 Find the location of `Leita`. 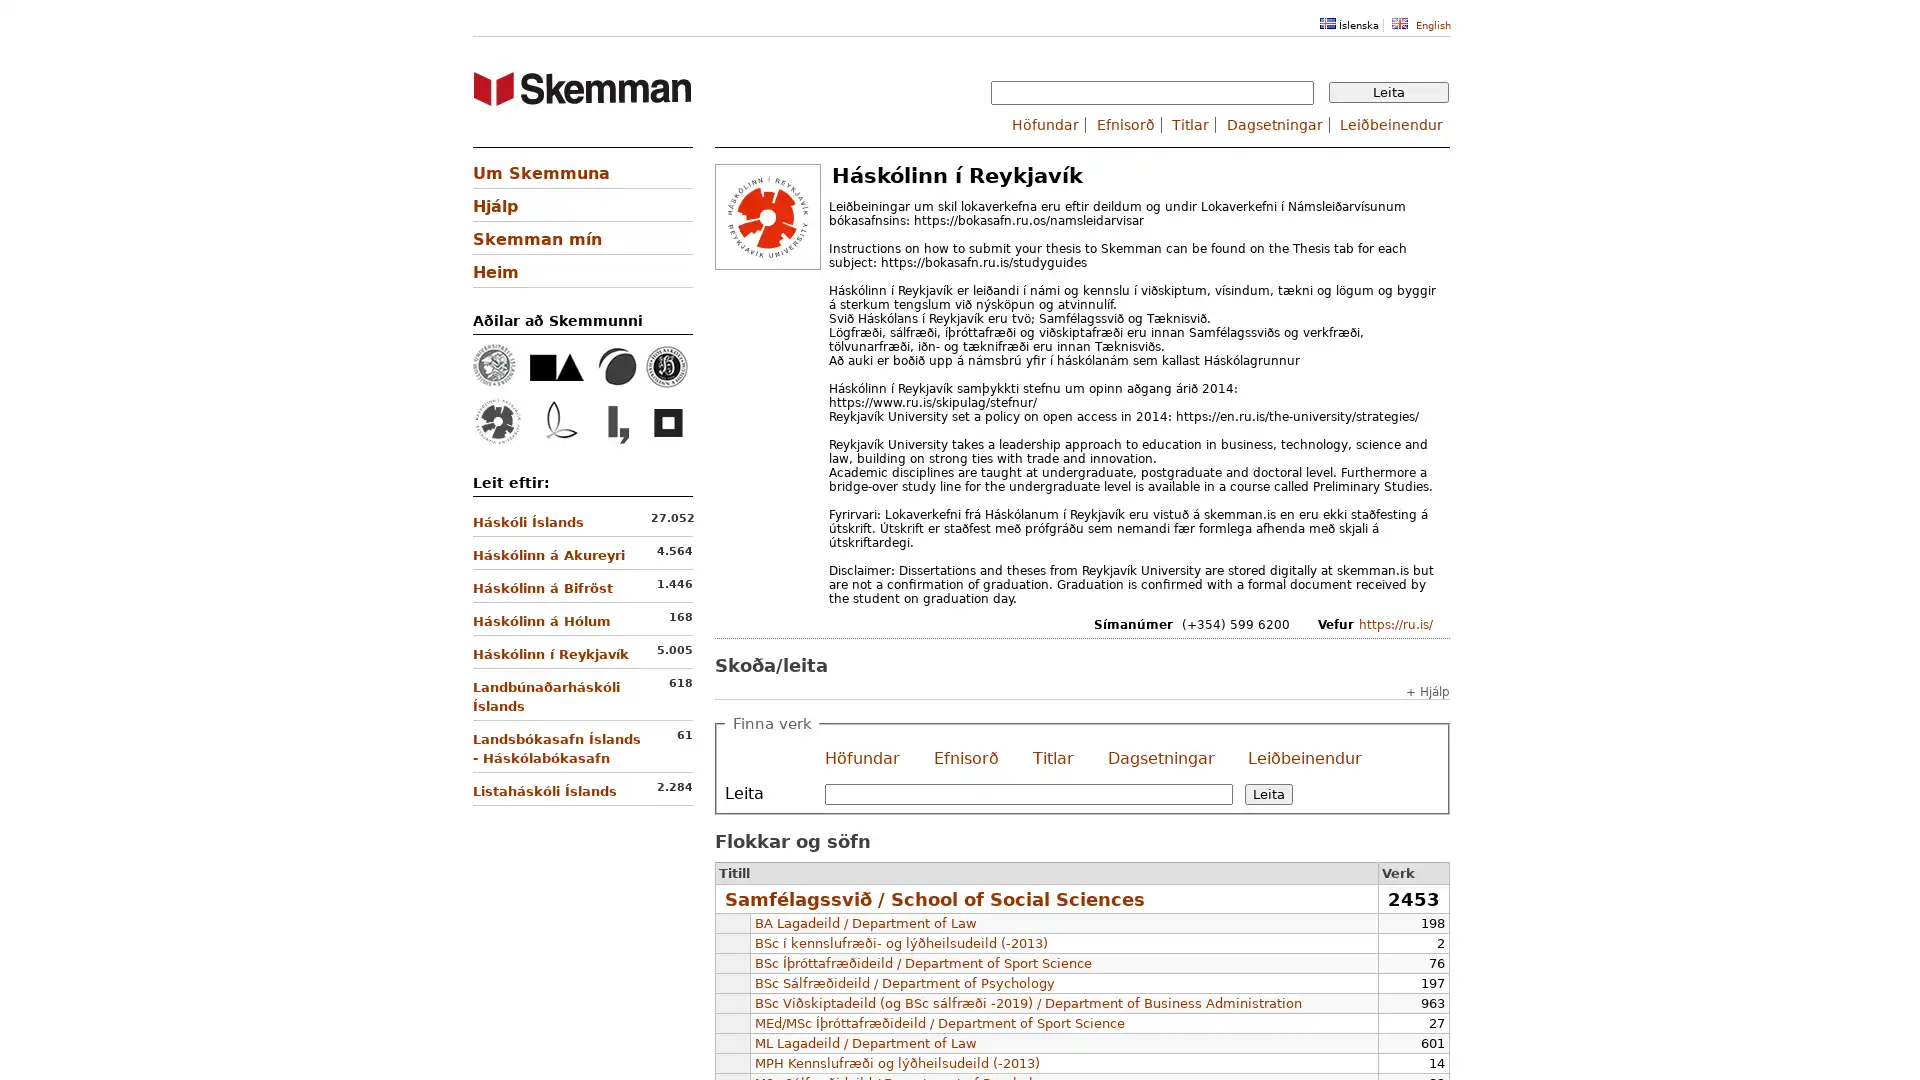

Leita is located at coordinates (1387, 92).